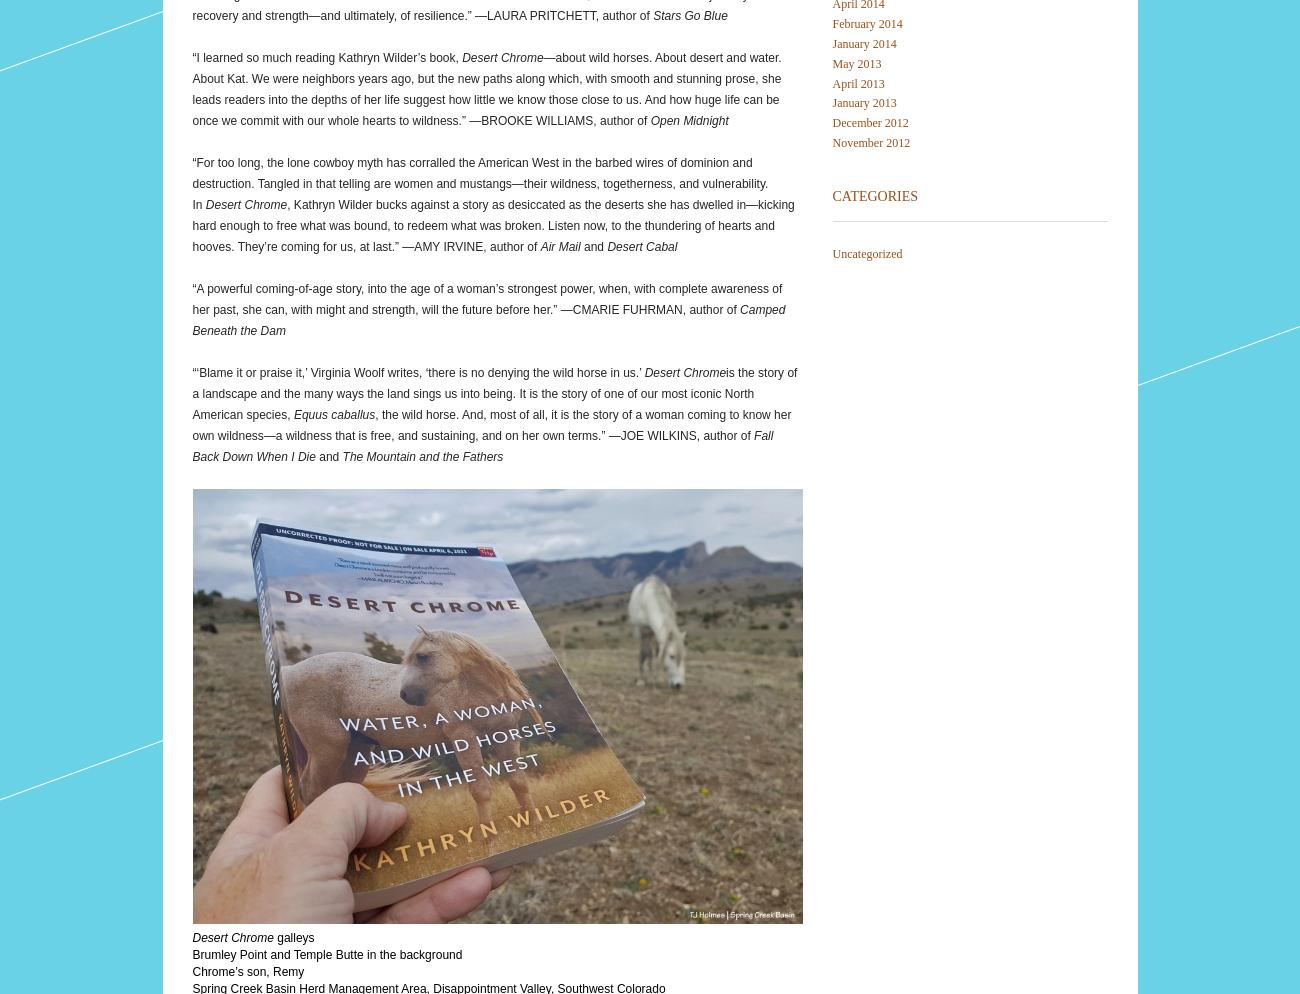 The width and height of the screenshot is (1300, 994). I want to click on 'CMARIE FUHRMAN,', so click(628, 309).